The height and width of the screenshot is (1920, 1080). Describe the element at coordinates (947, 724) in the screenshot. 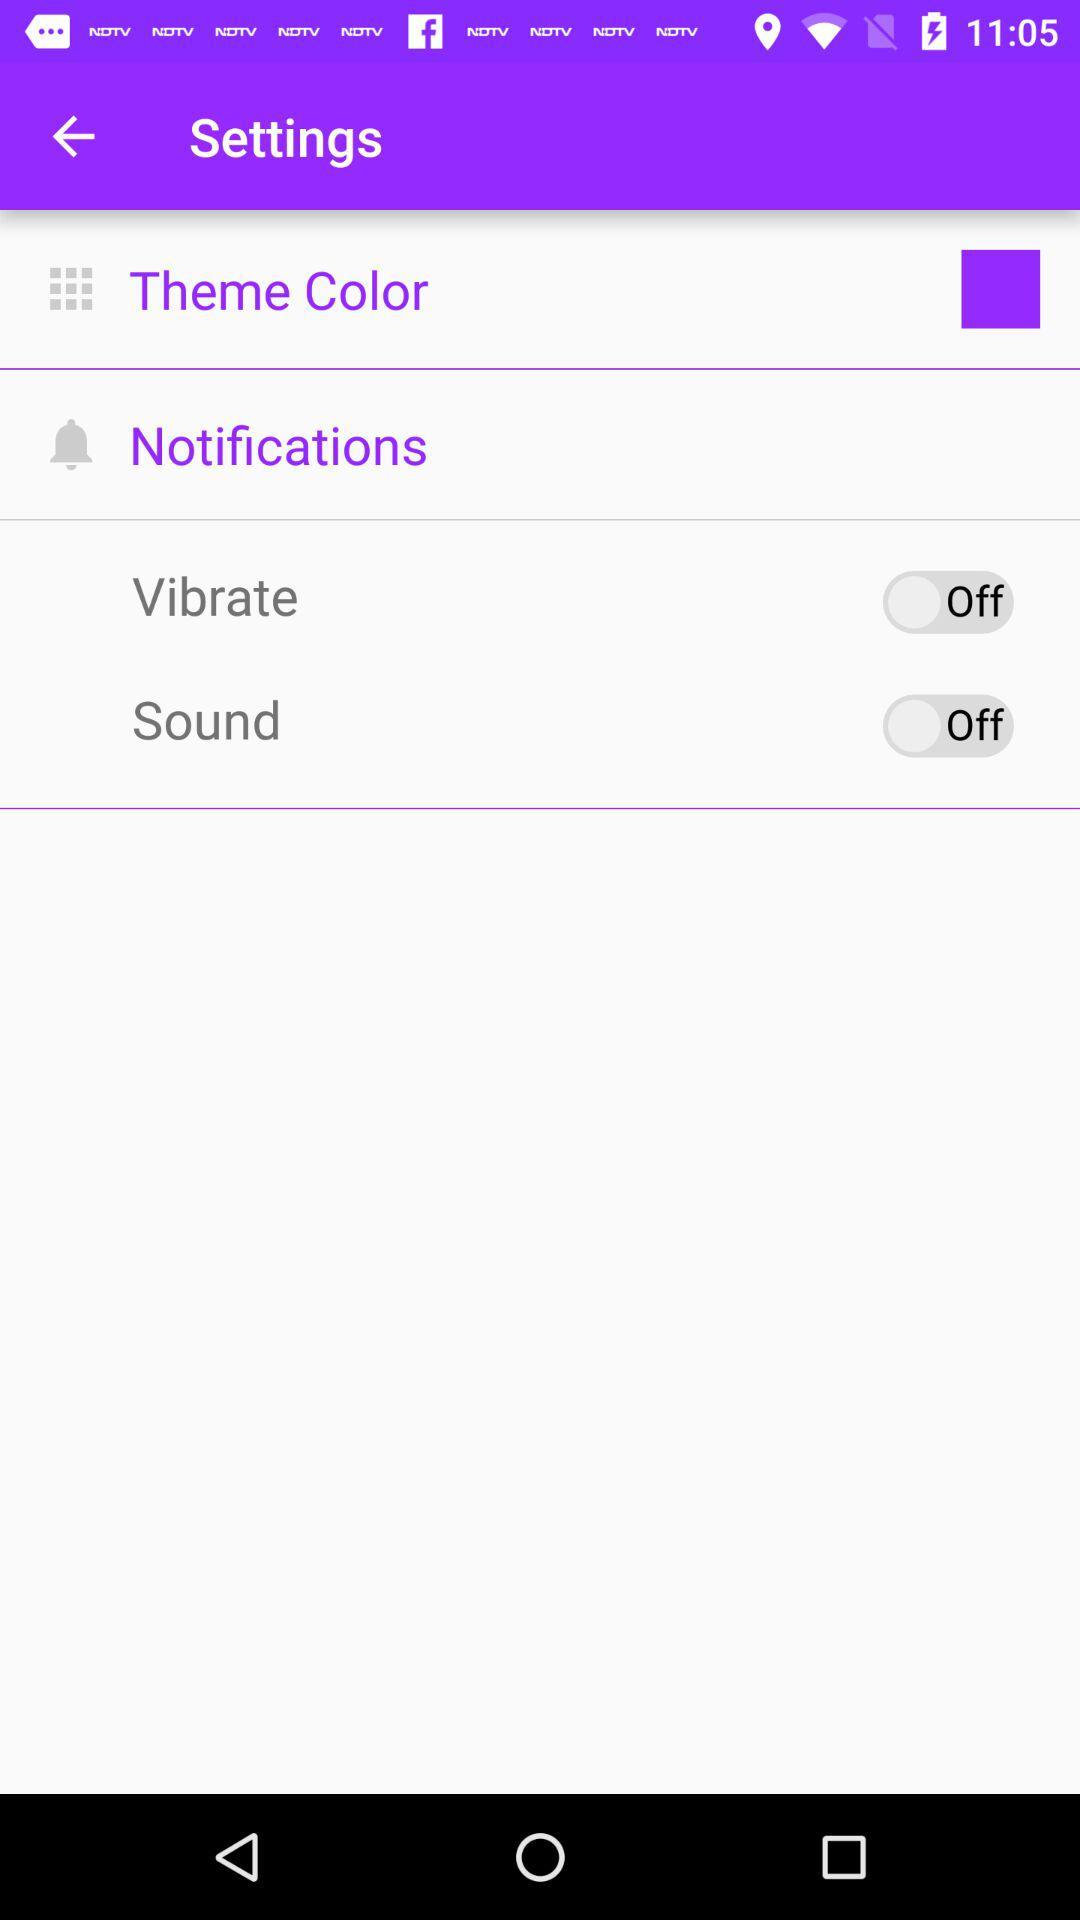

I see `mute or unmute notifications` at that location.